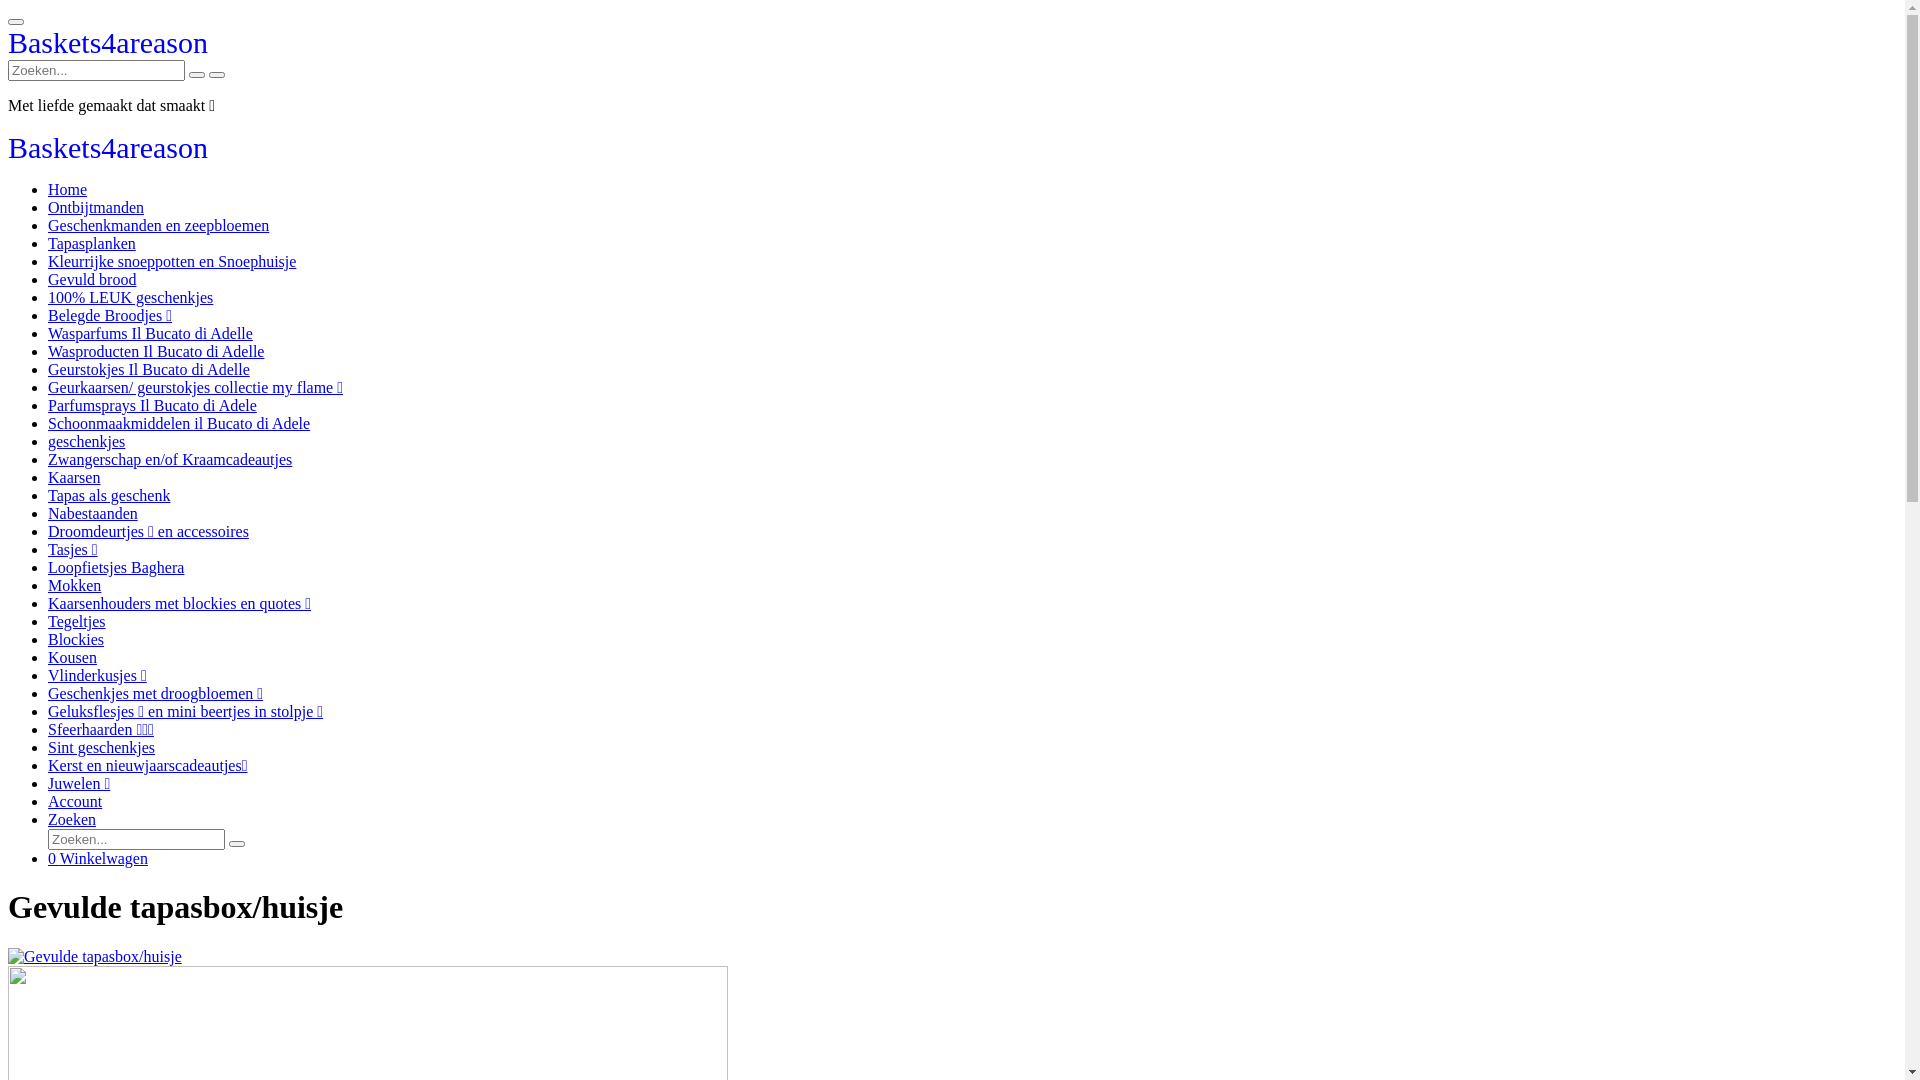  I want to click on 'Tegeltjes', so click(76, 620).